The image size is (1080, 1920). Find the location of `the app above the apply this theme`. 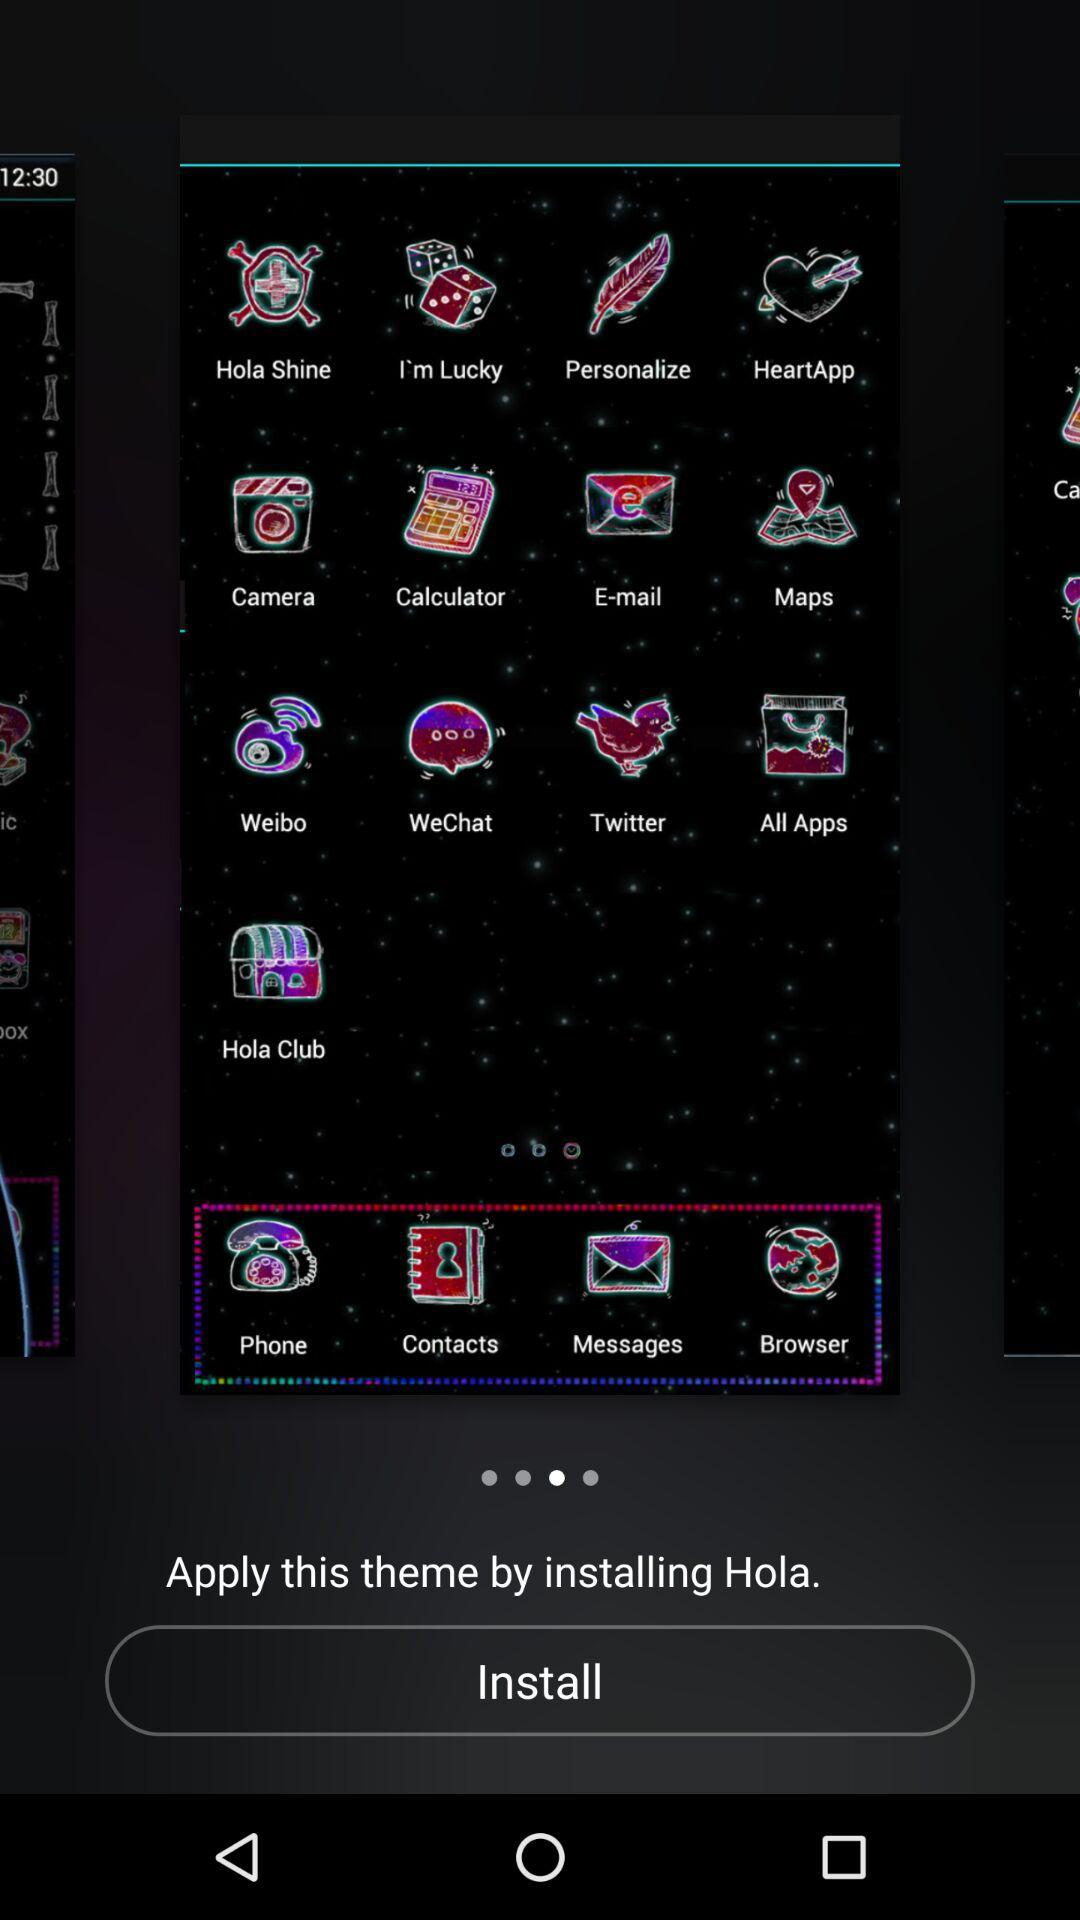

the app above the apply this theme is located at coordinates (522, 1477).